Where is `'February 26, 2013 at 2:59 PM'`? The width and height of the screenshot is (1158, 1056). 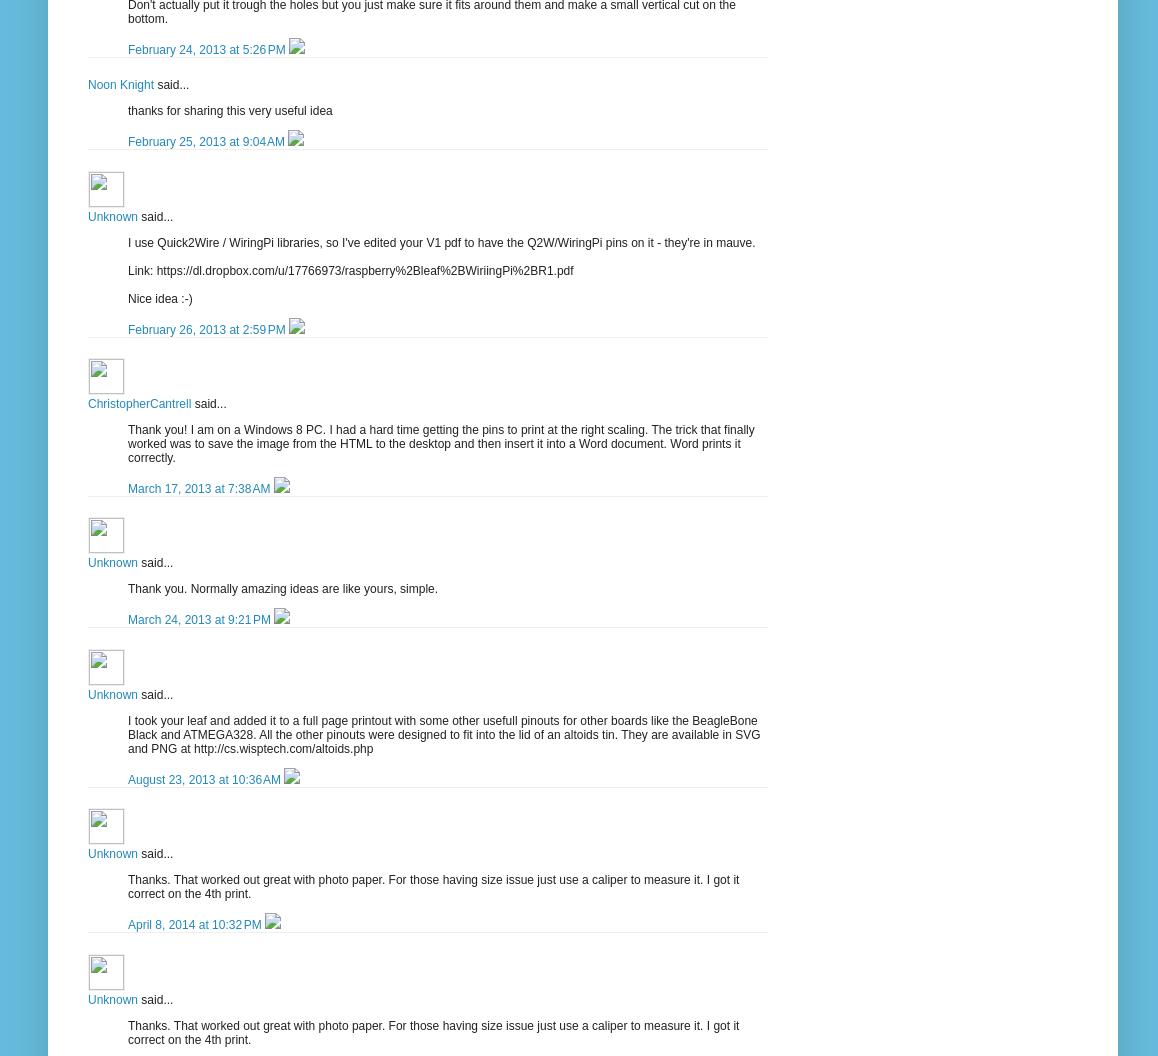 'February 26, 2013 at 2:59 PM' is located at coordinates (208, 329).